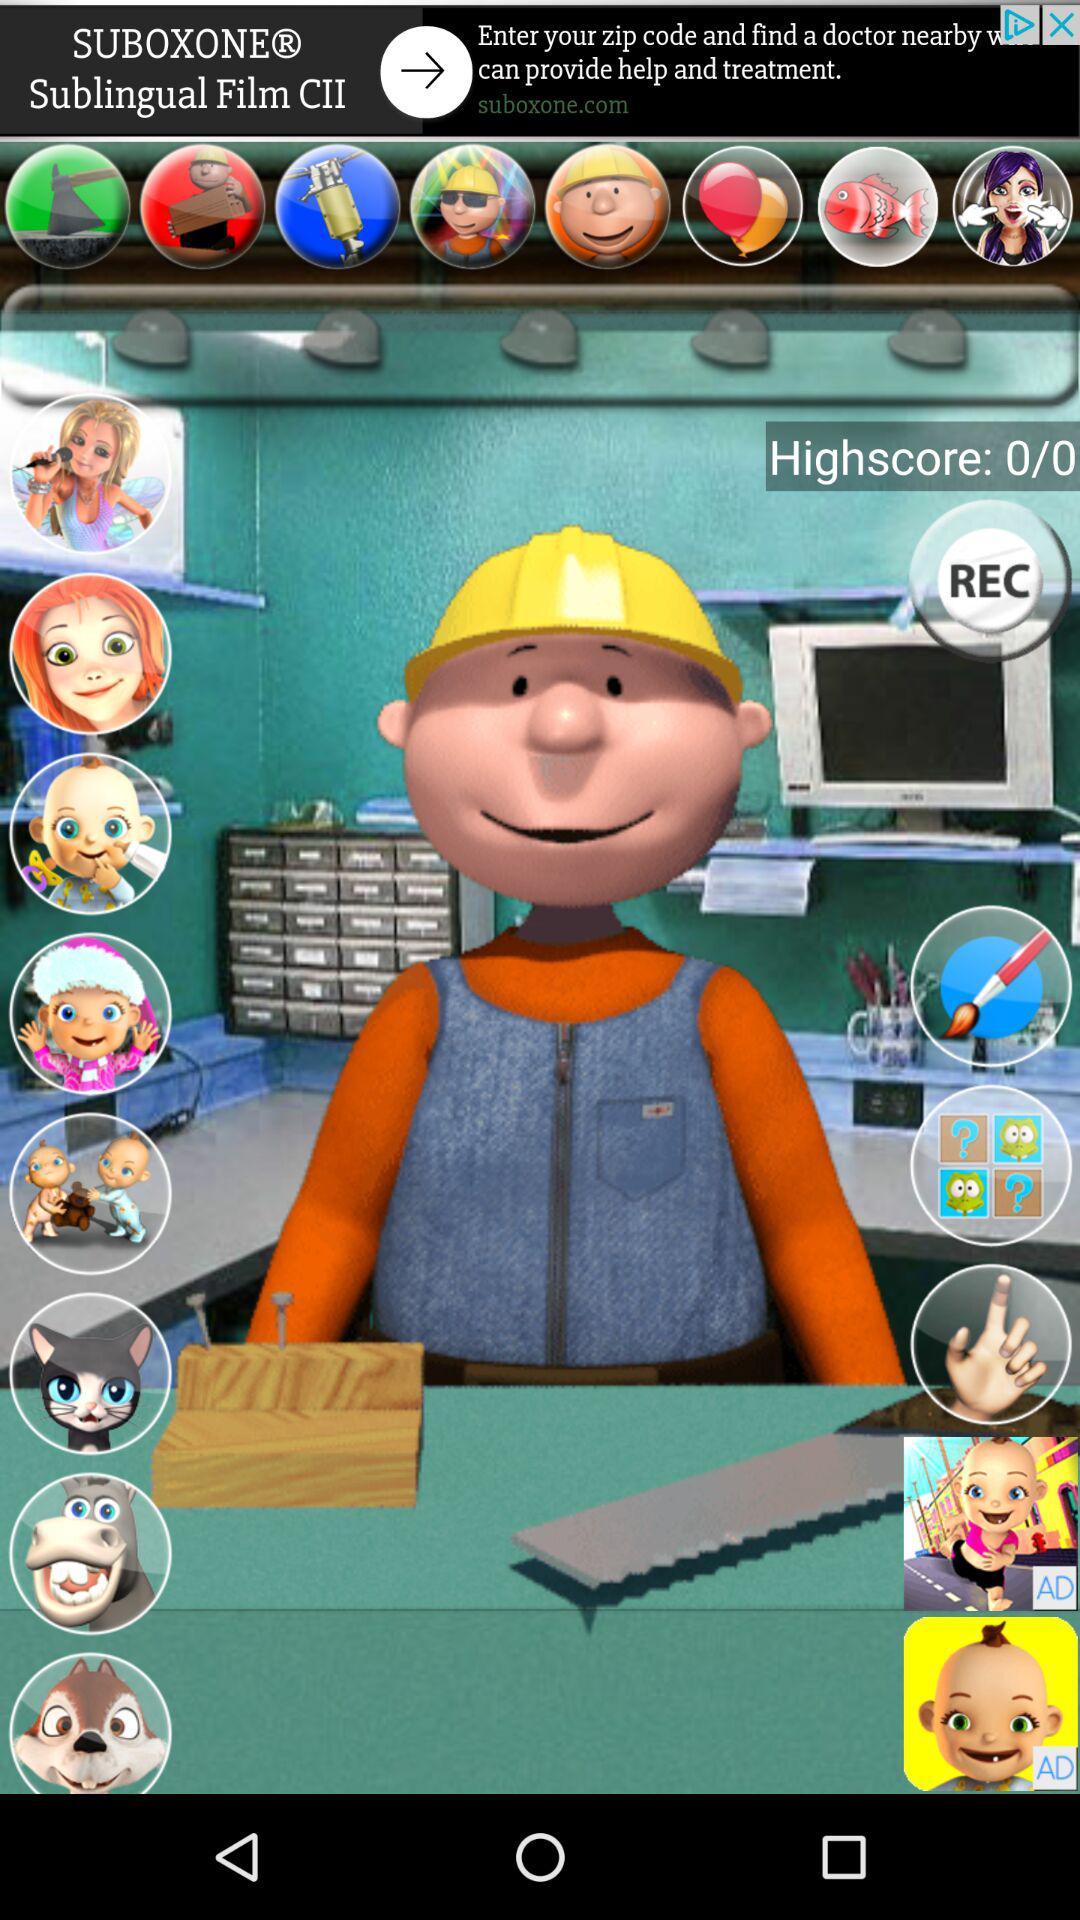 This screenshot has height=1920, width=1080. Describe the element at coordinates (876, 206) in the screenshot. I see `the item` at that location.